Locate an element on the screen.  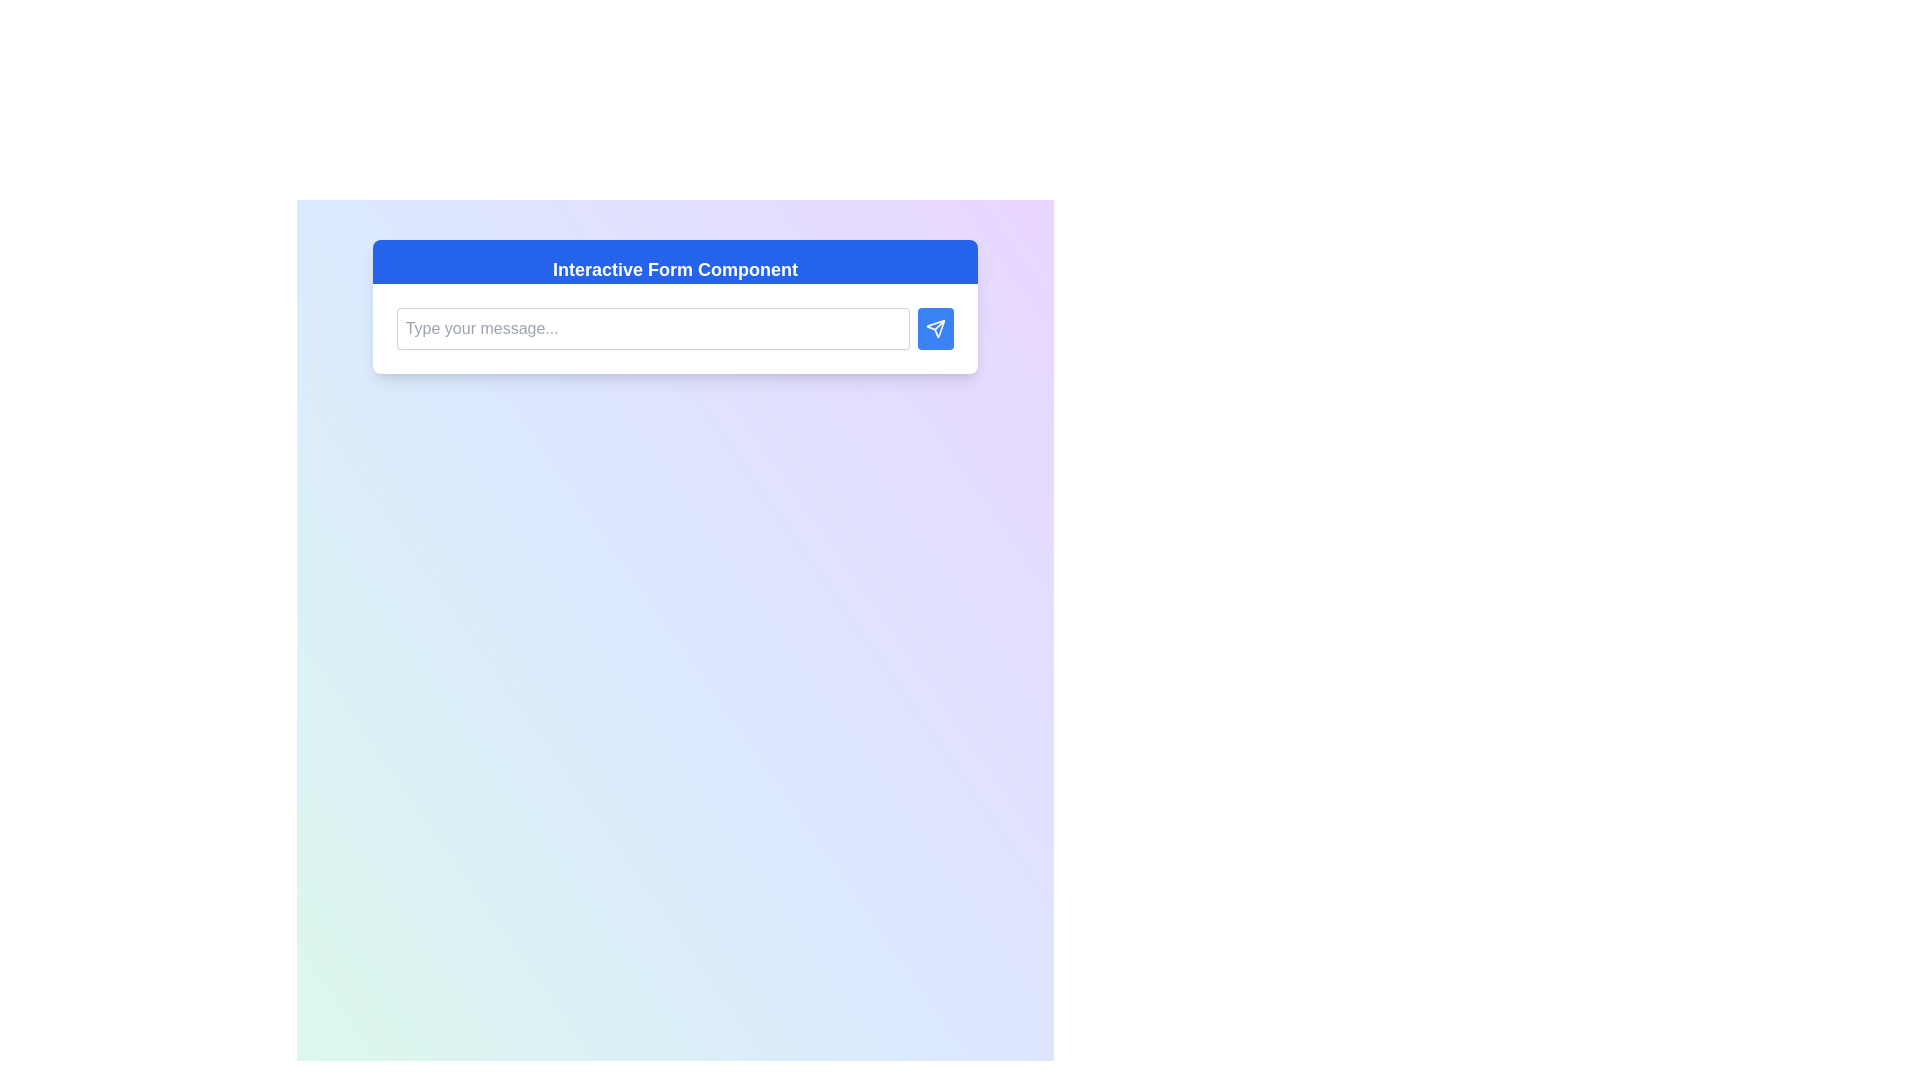
the message sending icon located at the far right of the rounded button in the user input area below the 'Interactive Form Component' header is located at coordinates (935, 327).